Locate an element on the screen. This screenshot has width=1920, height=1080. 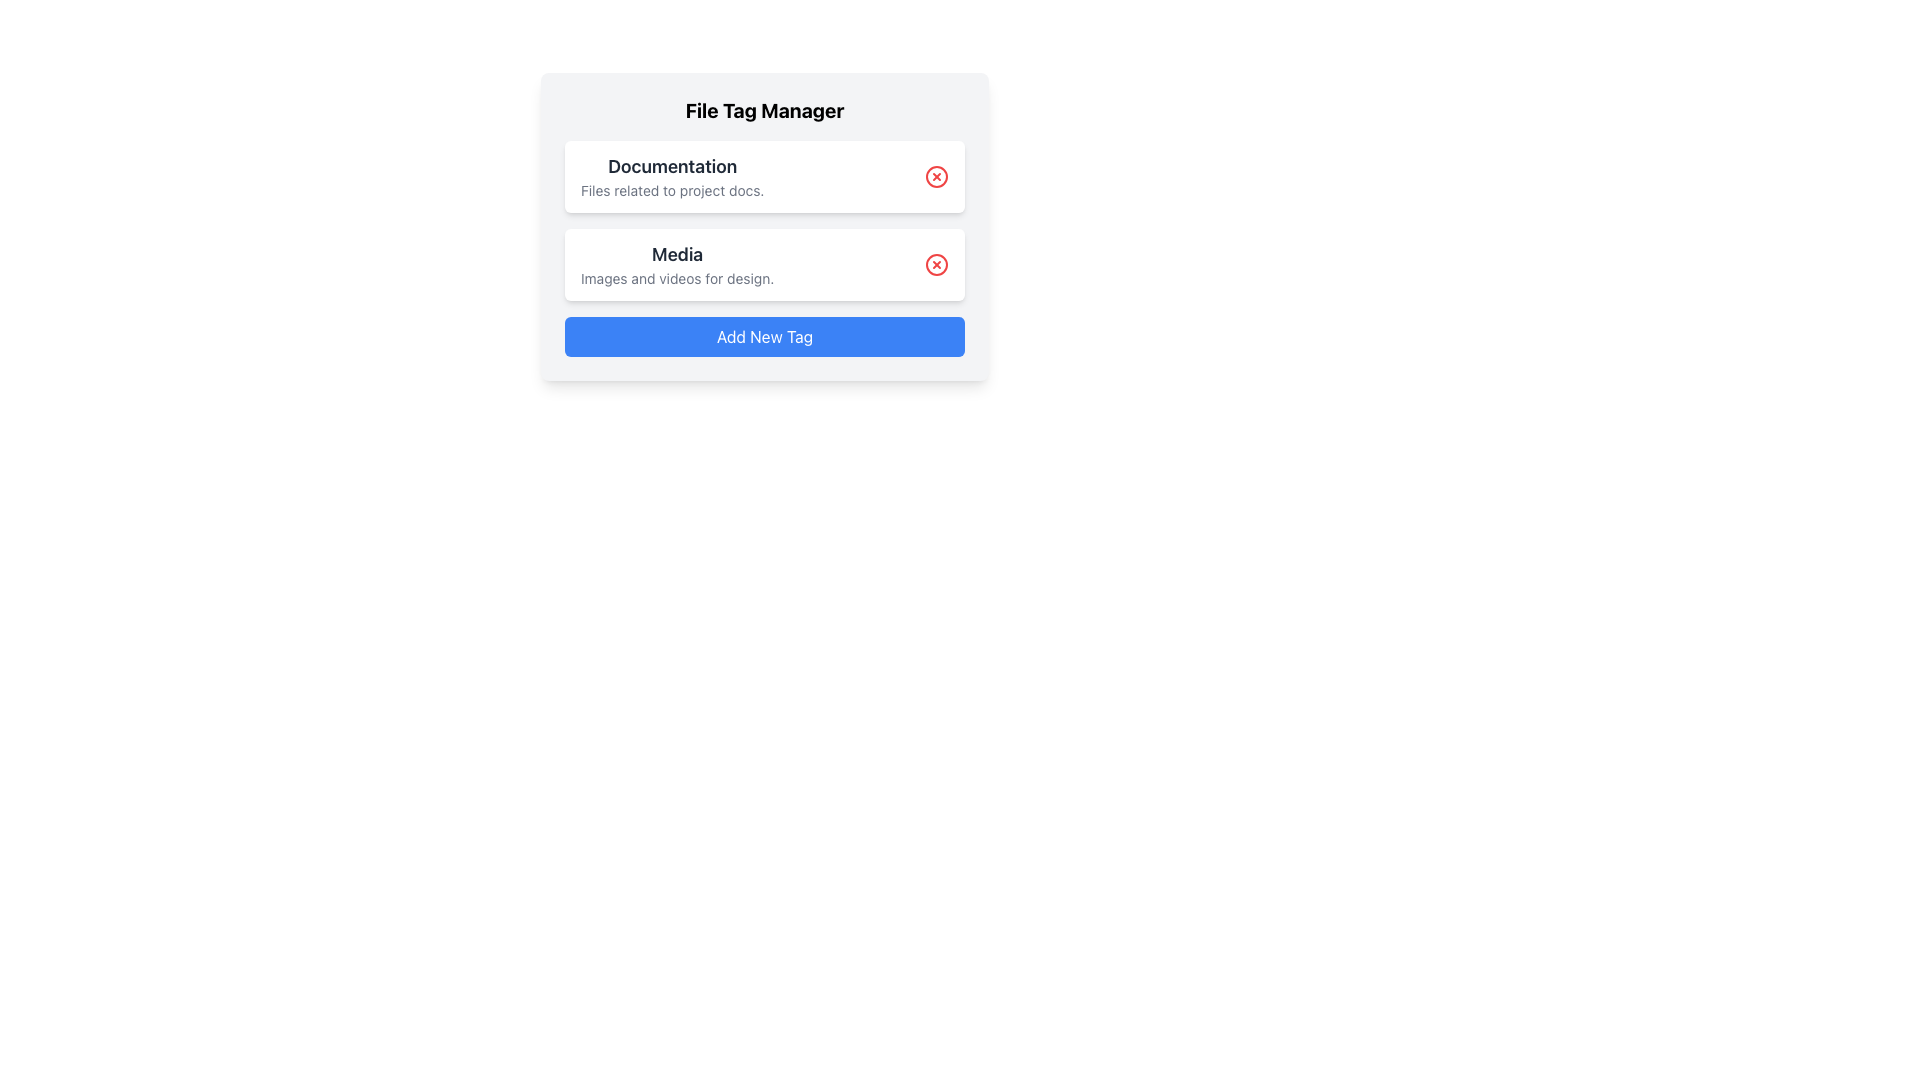
the text block titled 'Documentation' which provides the description 'Files related to project docs.' in the 'File Tag Manager' card component is located at coordinates (672, 176).